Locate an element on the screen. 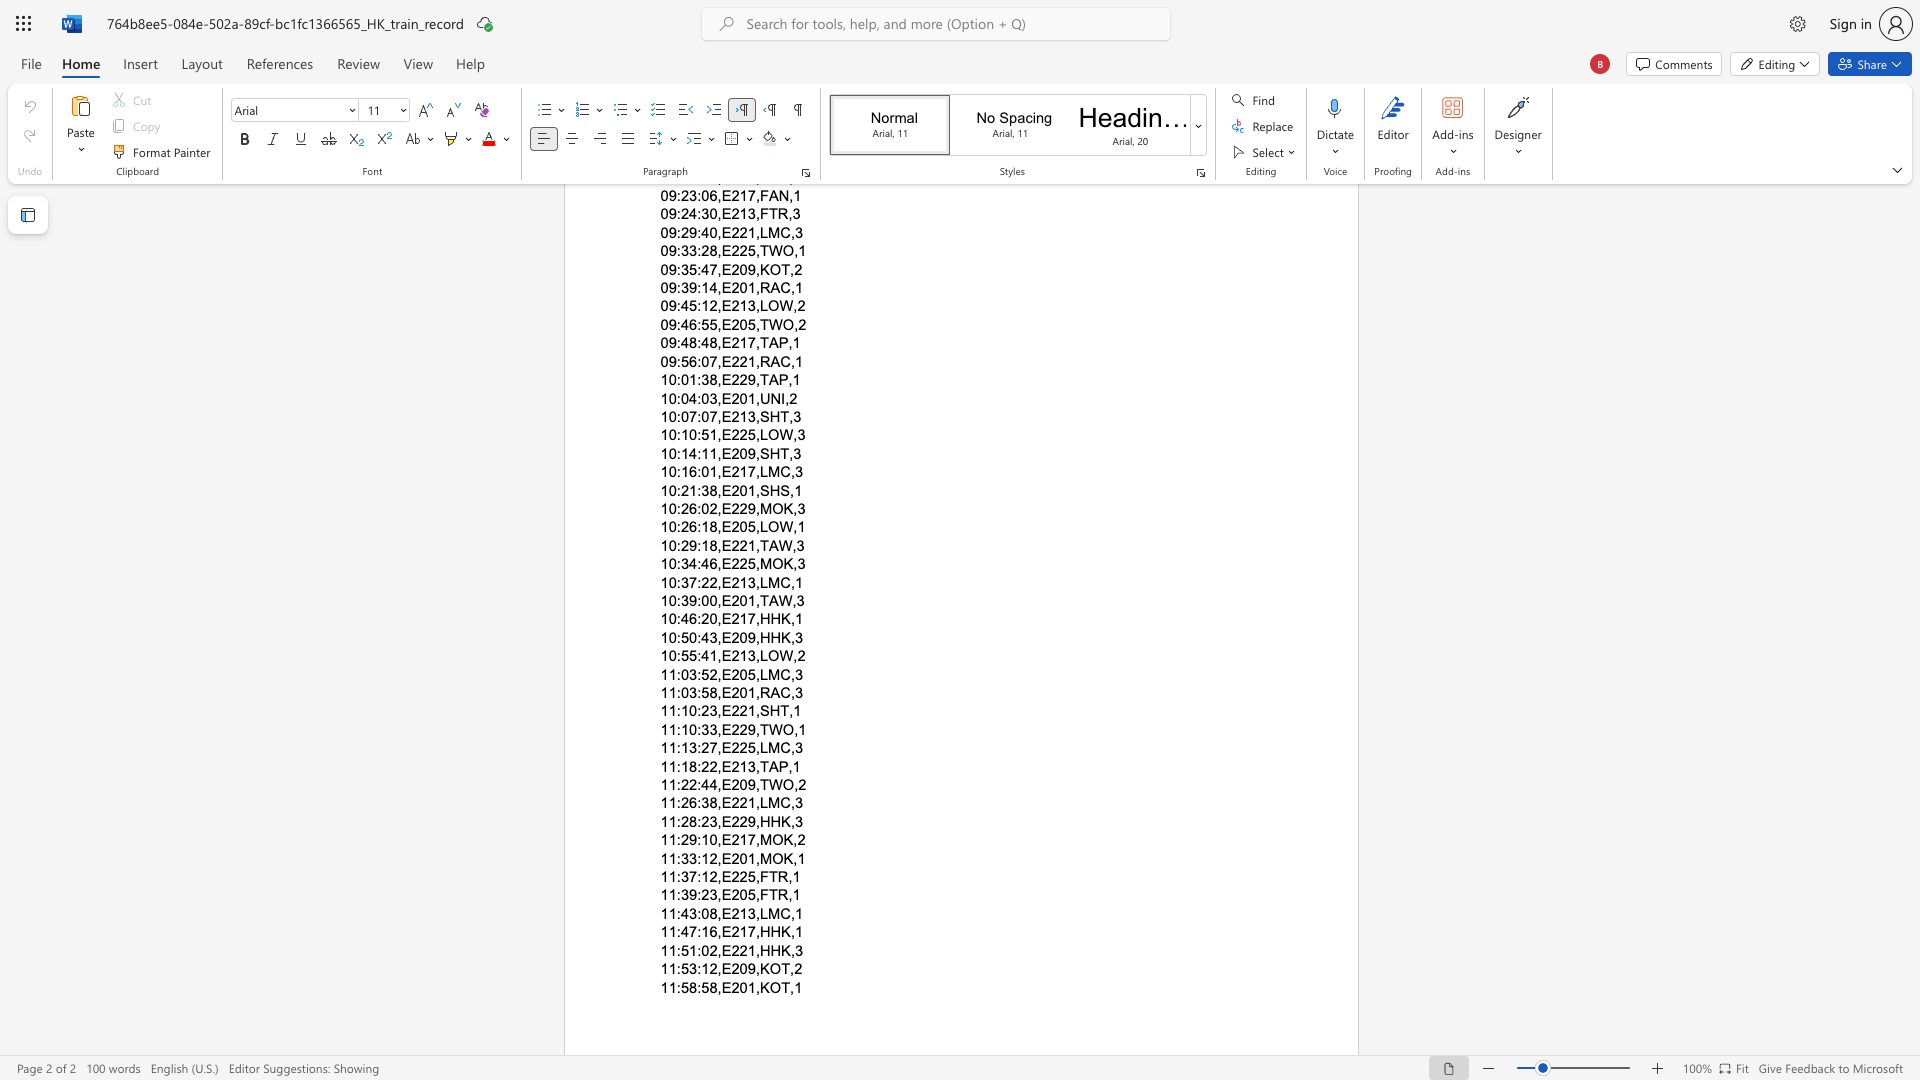  the space between the continuous character "3" and "," in the text is located at coordinates (753, 656).